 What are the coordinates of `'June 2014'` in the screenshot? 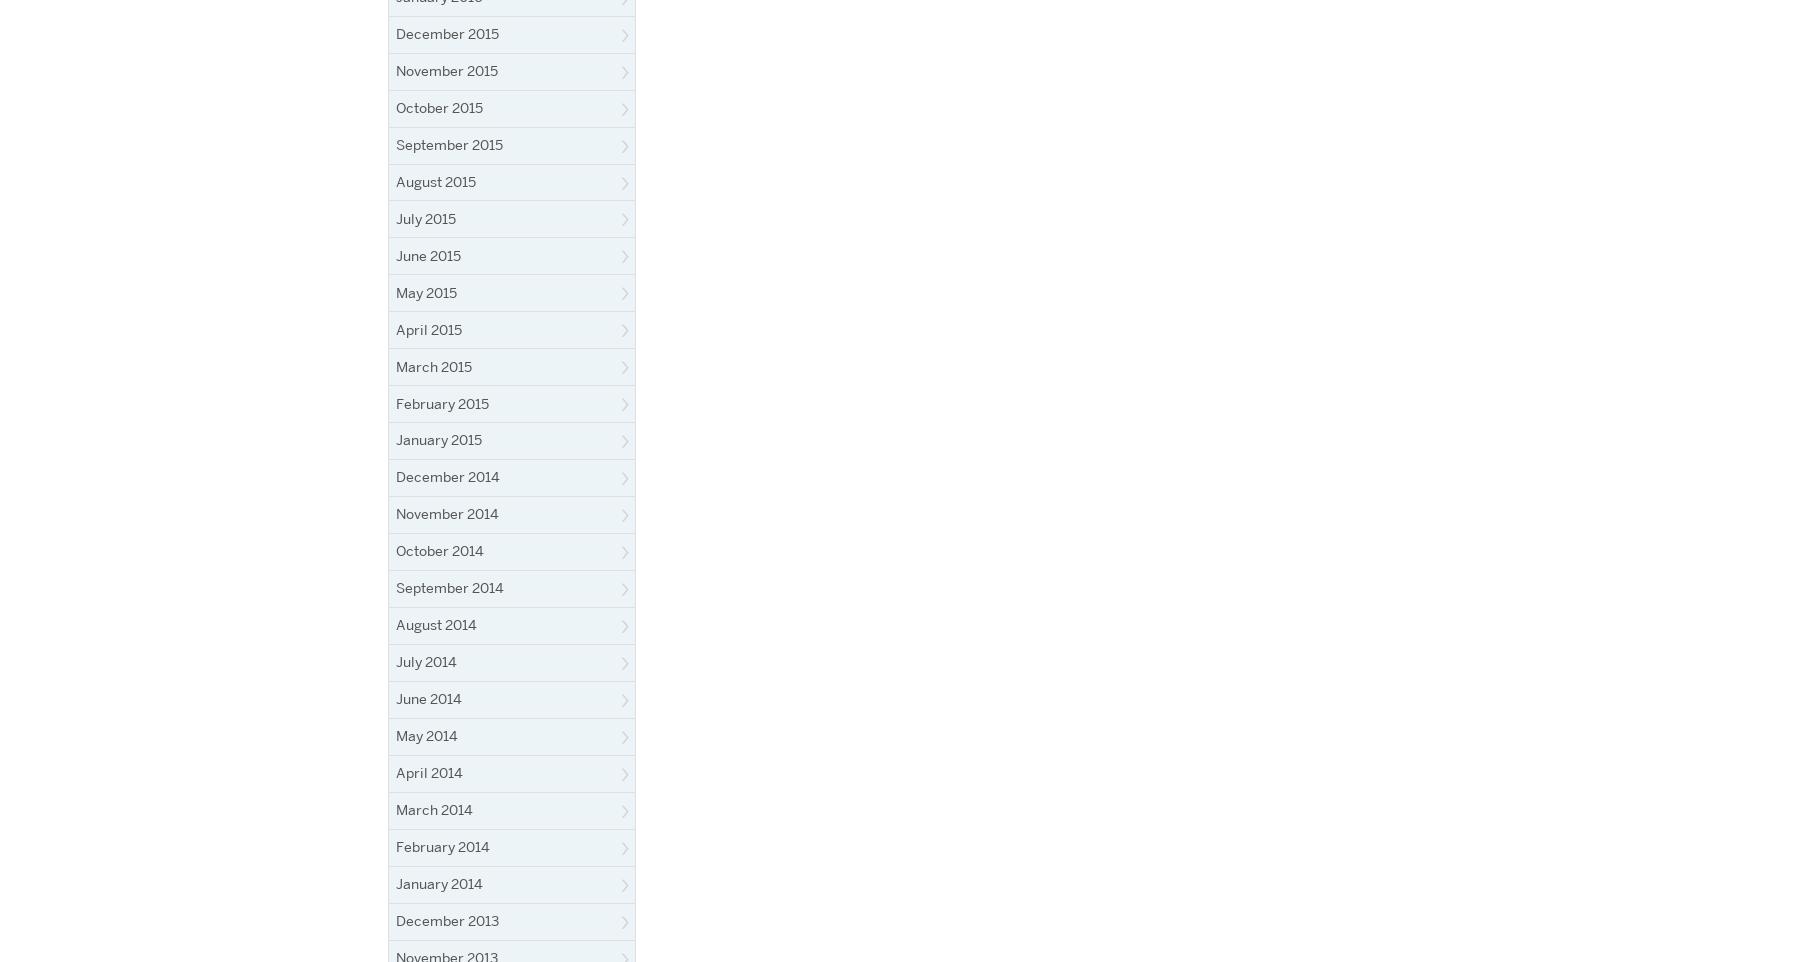 It's located at (396, 697).